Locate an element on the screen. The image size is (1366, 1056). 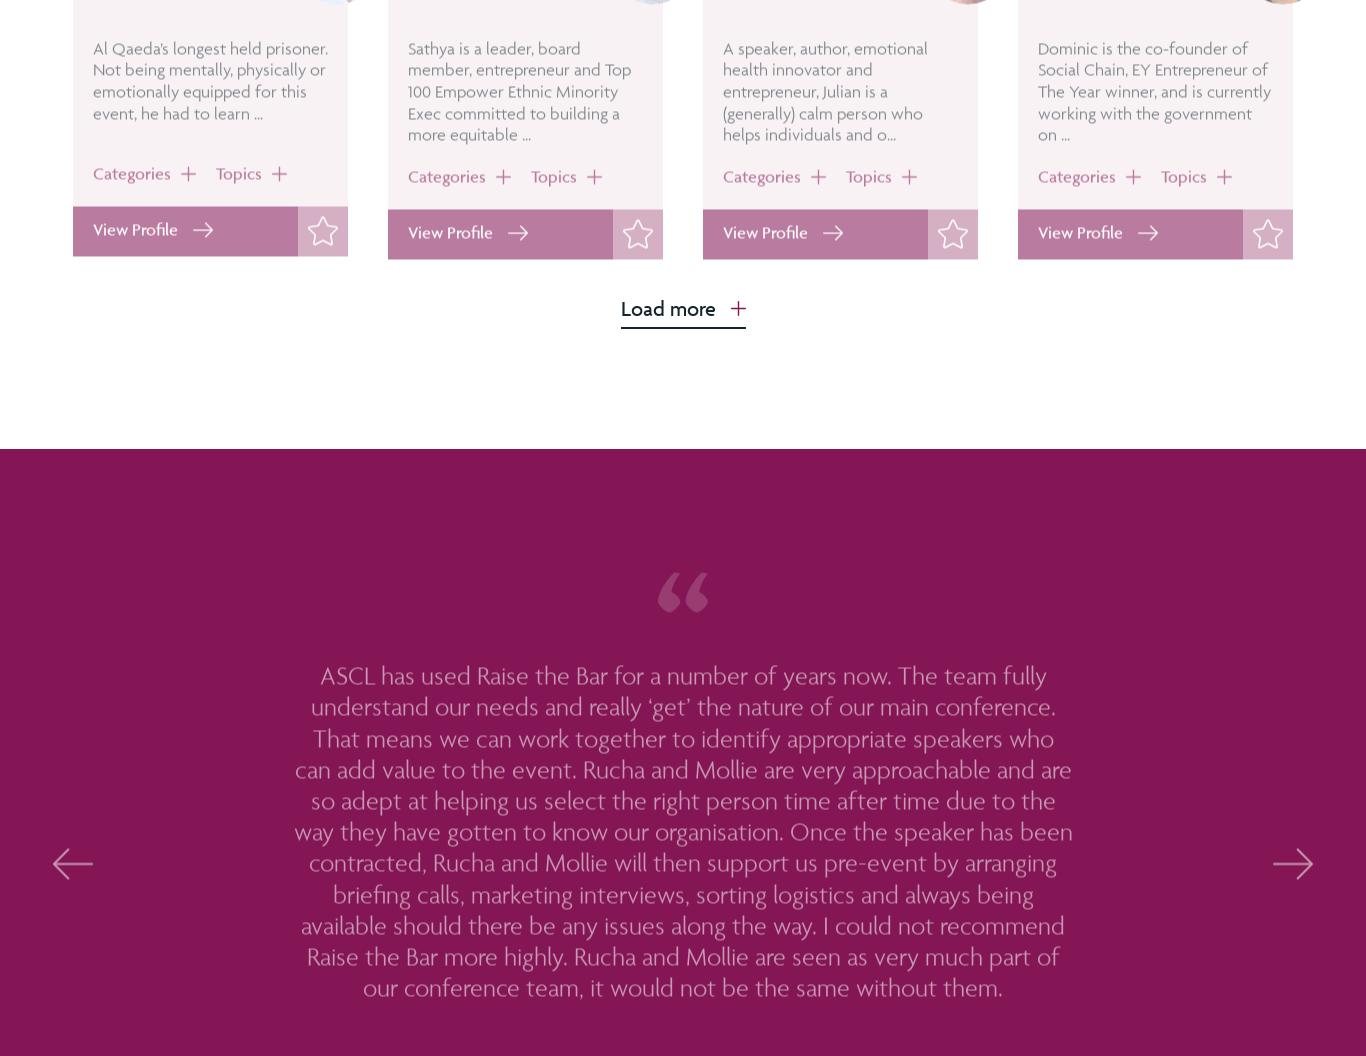
'Dominic McGregor' is located at coordinates (1126, 40).